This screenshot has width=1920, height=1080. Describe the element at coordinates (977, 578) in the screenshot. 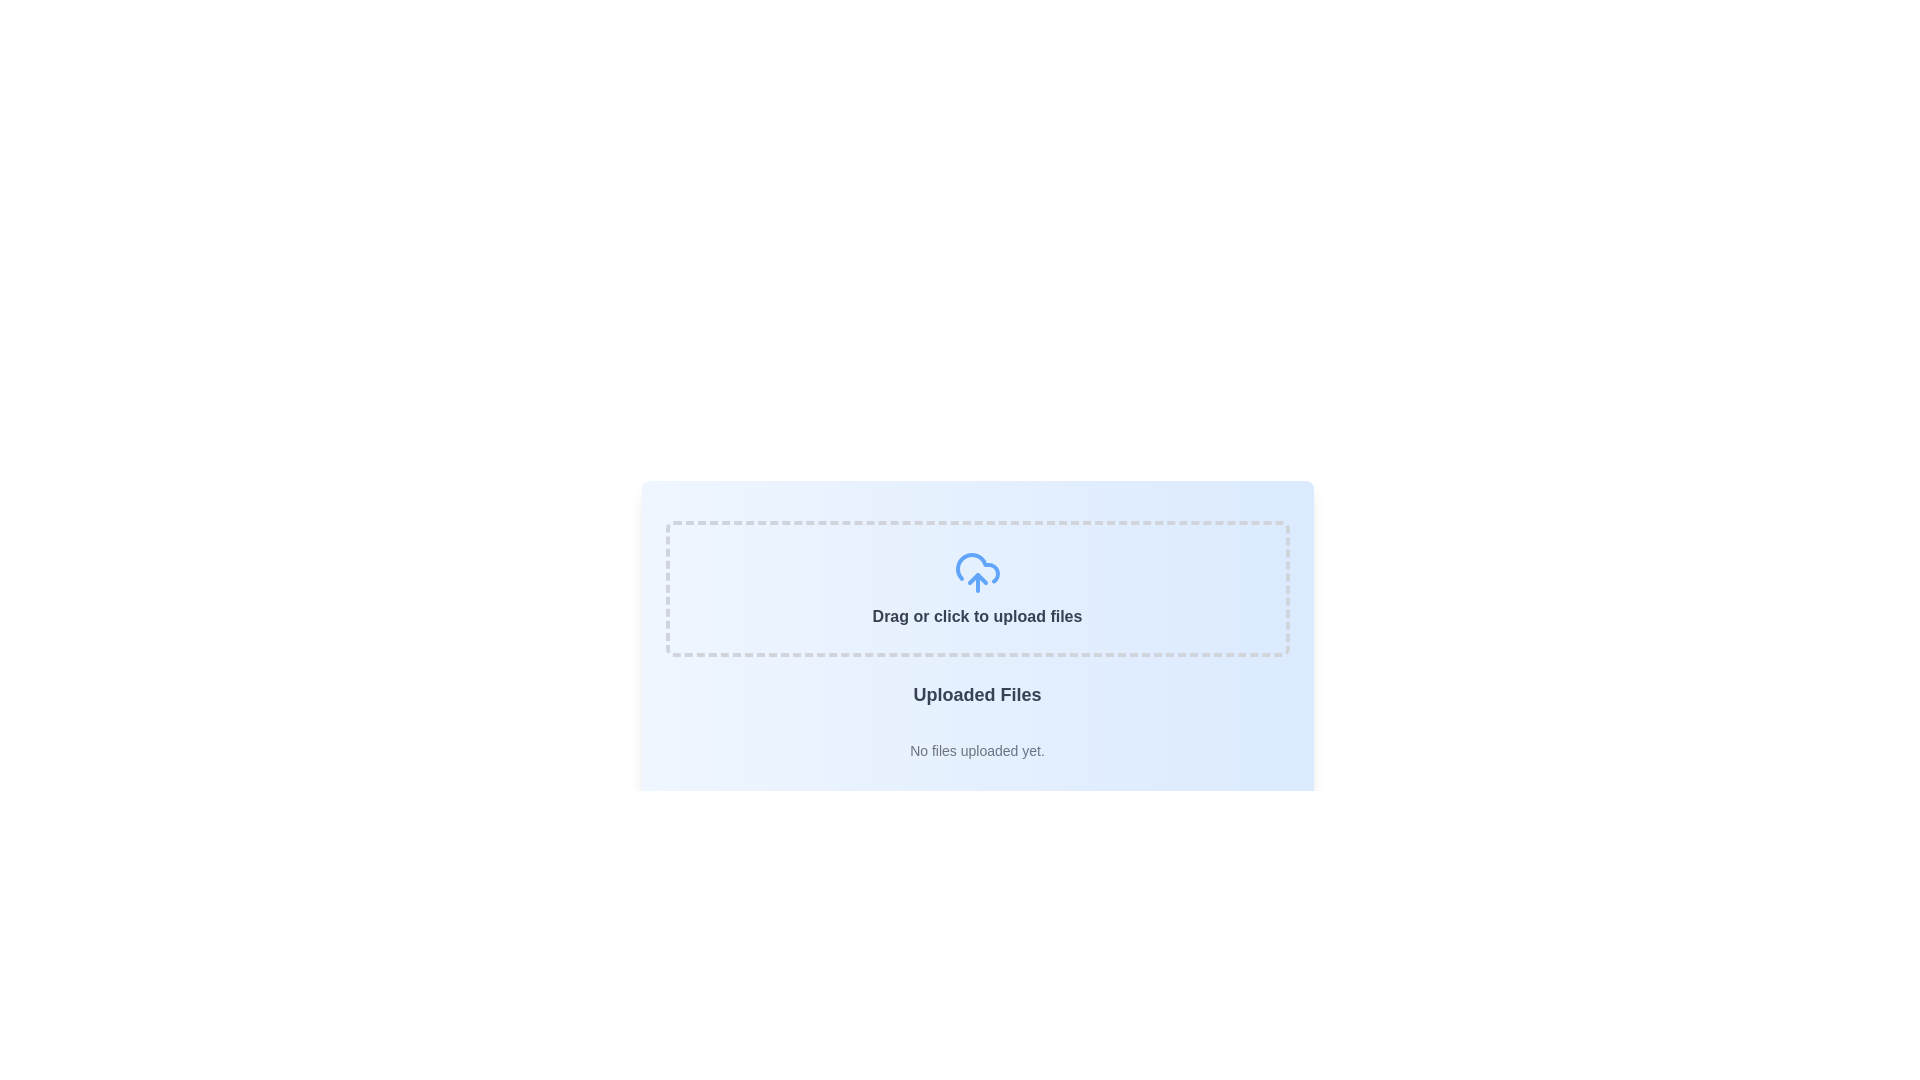

I see `the upload icon, which is an arrow pointing upwards within a cloud outline, positioned near the top of the interface` at that location.